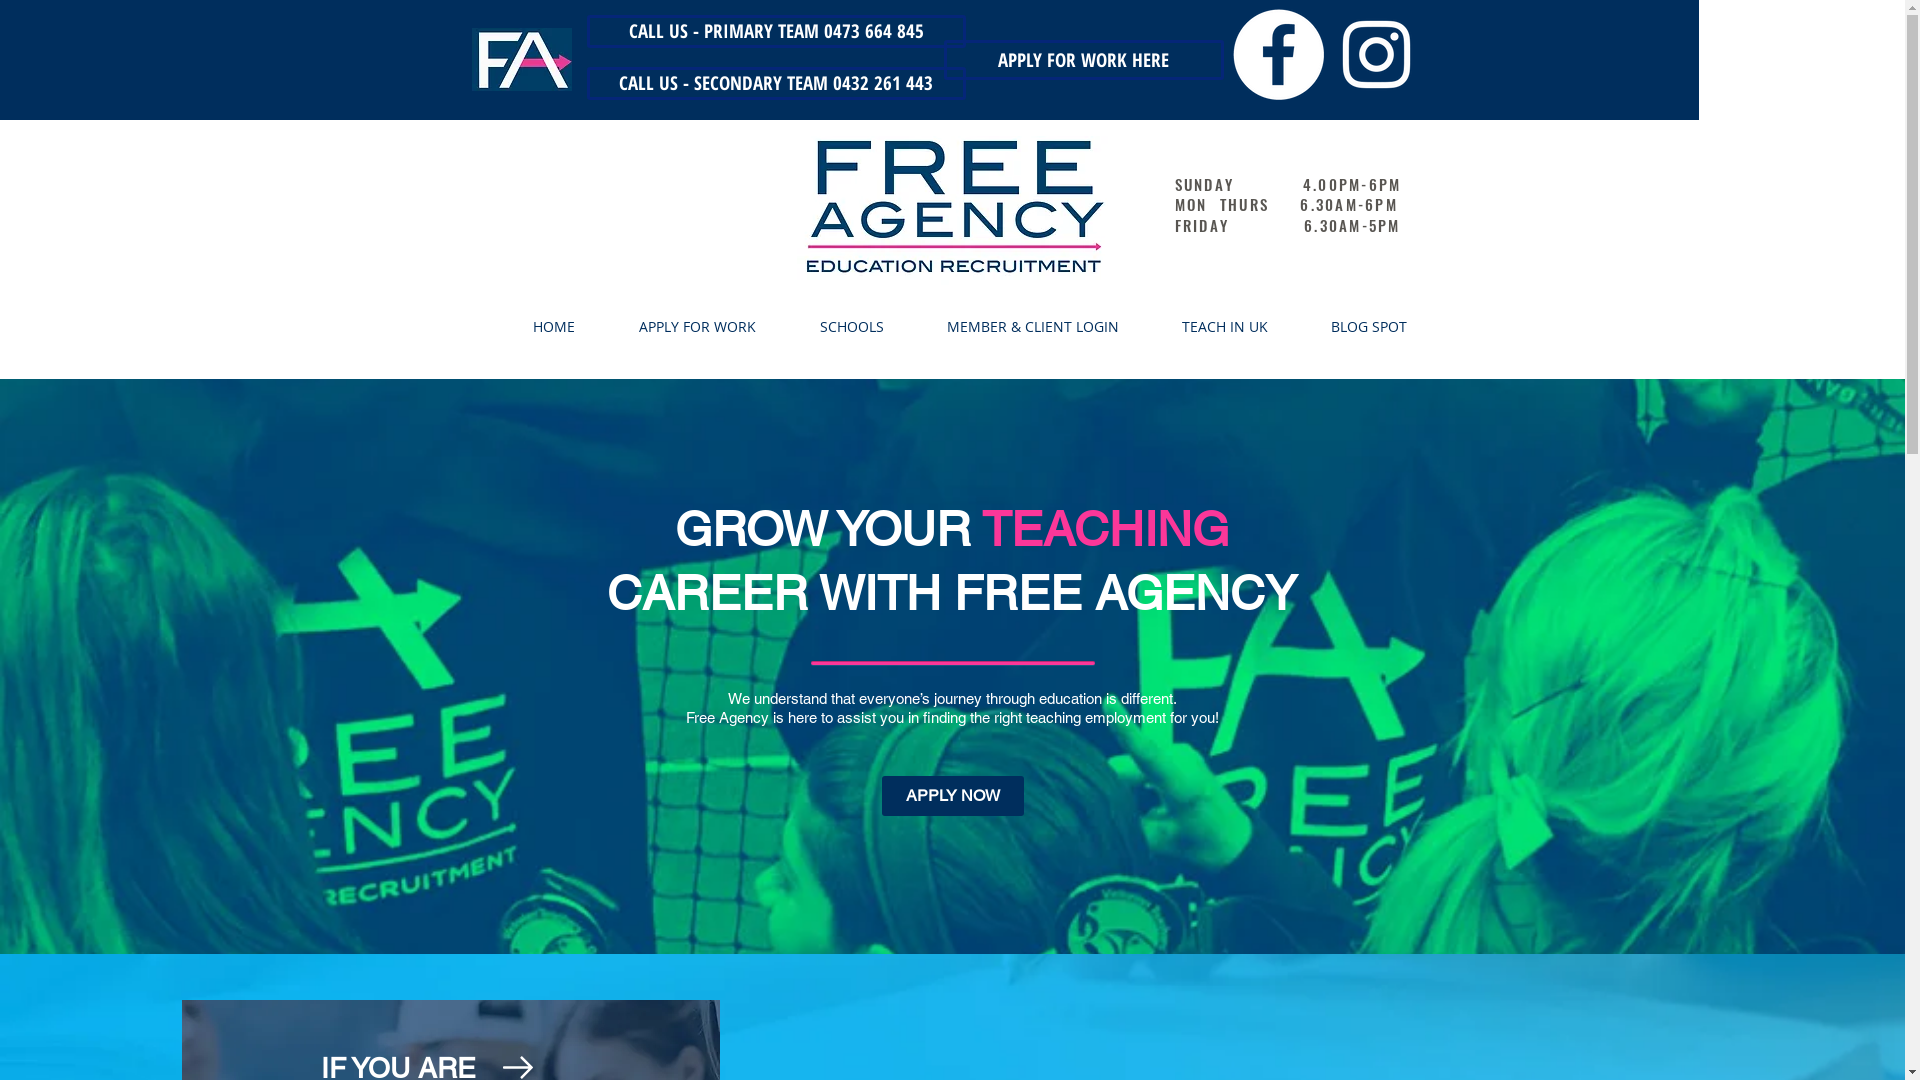  I want to click on 'TEACH IN UK', so click(1207, 325).